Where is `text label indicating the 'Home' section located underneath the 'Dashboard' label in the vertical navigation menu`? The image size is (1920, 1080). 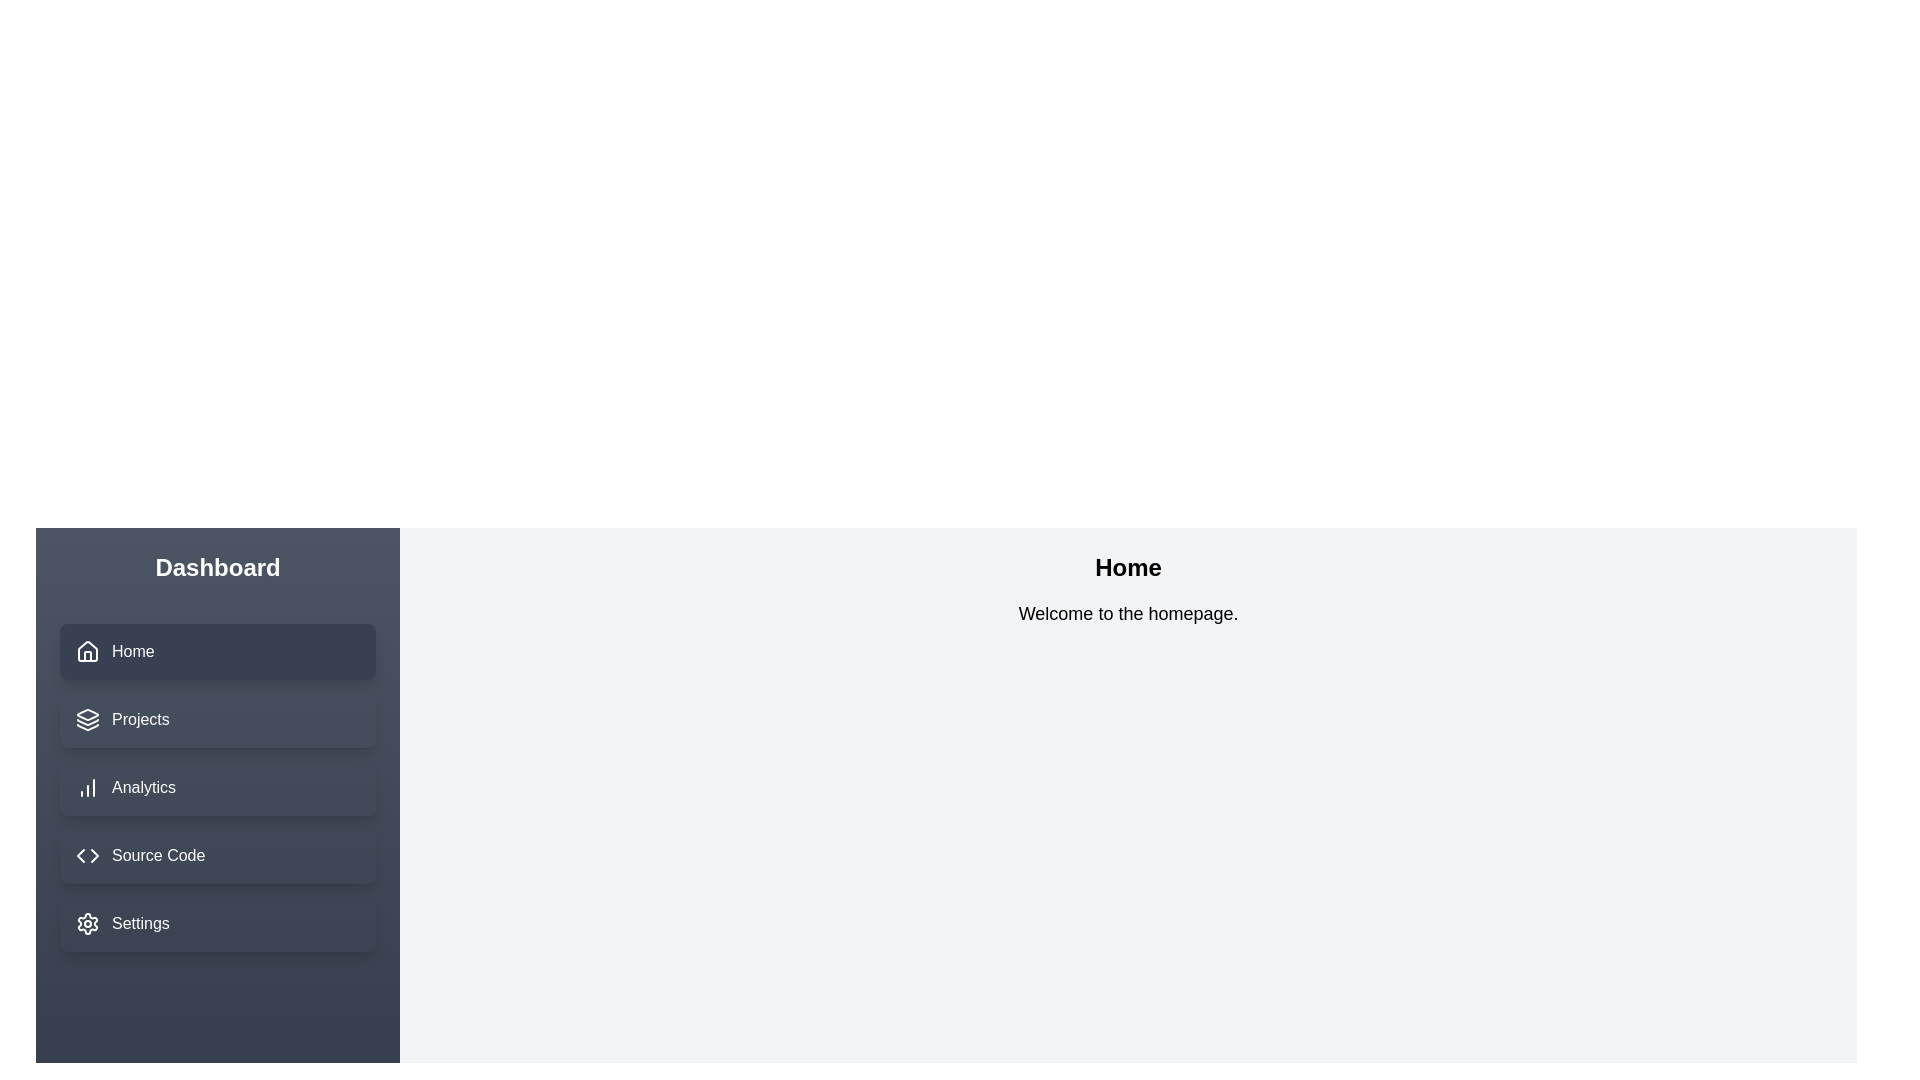 text label indicating the 'Home' section located underneath the 'Dashboard' label in the vertical navigation menu is located at coordinates (132, 651).